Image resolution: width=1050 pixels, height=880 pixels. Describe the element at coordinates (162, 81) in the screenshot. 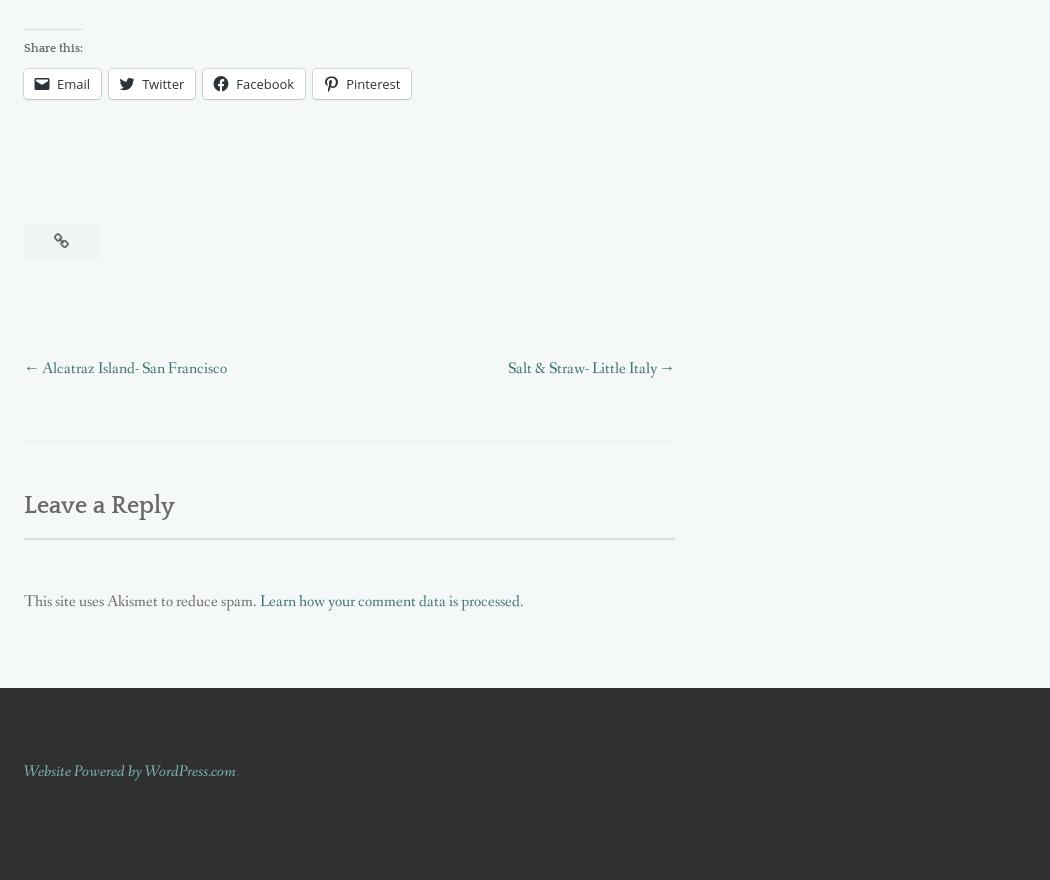

I see `'Twitter'` at that location.